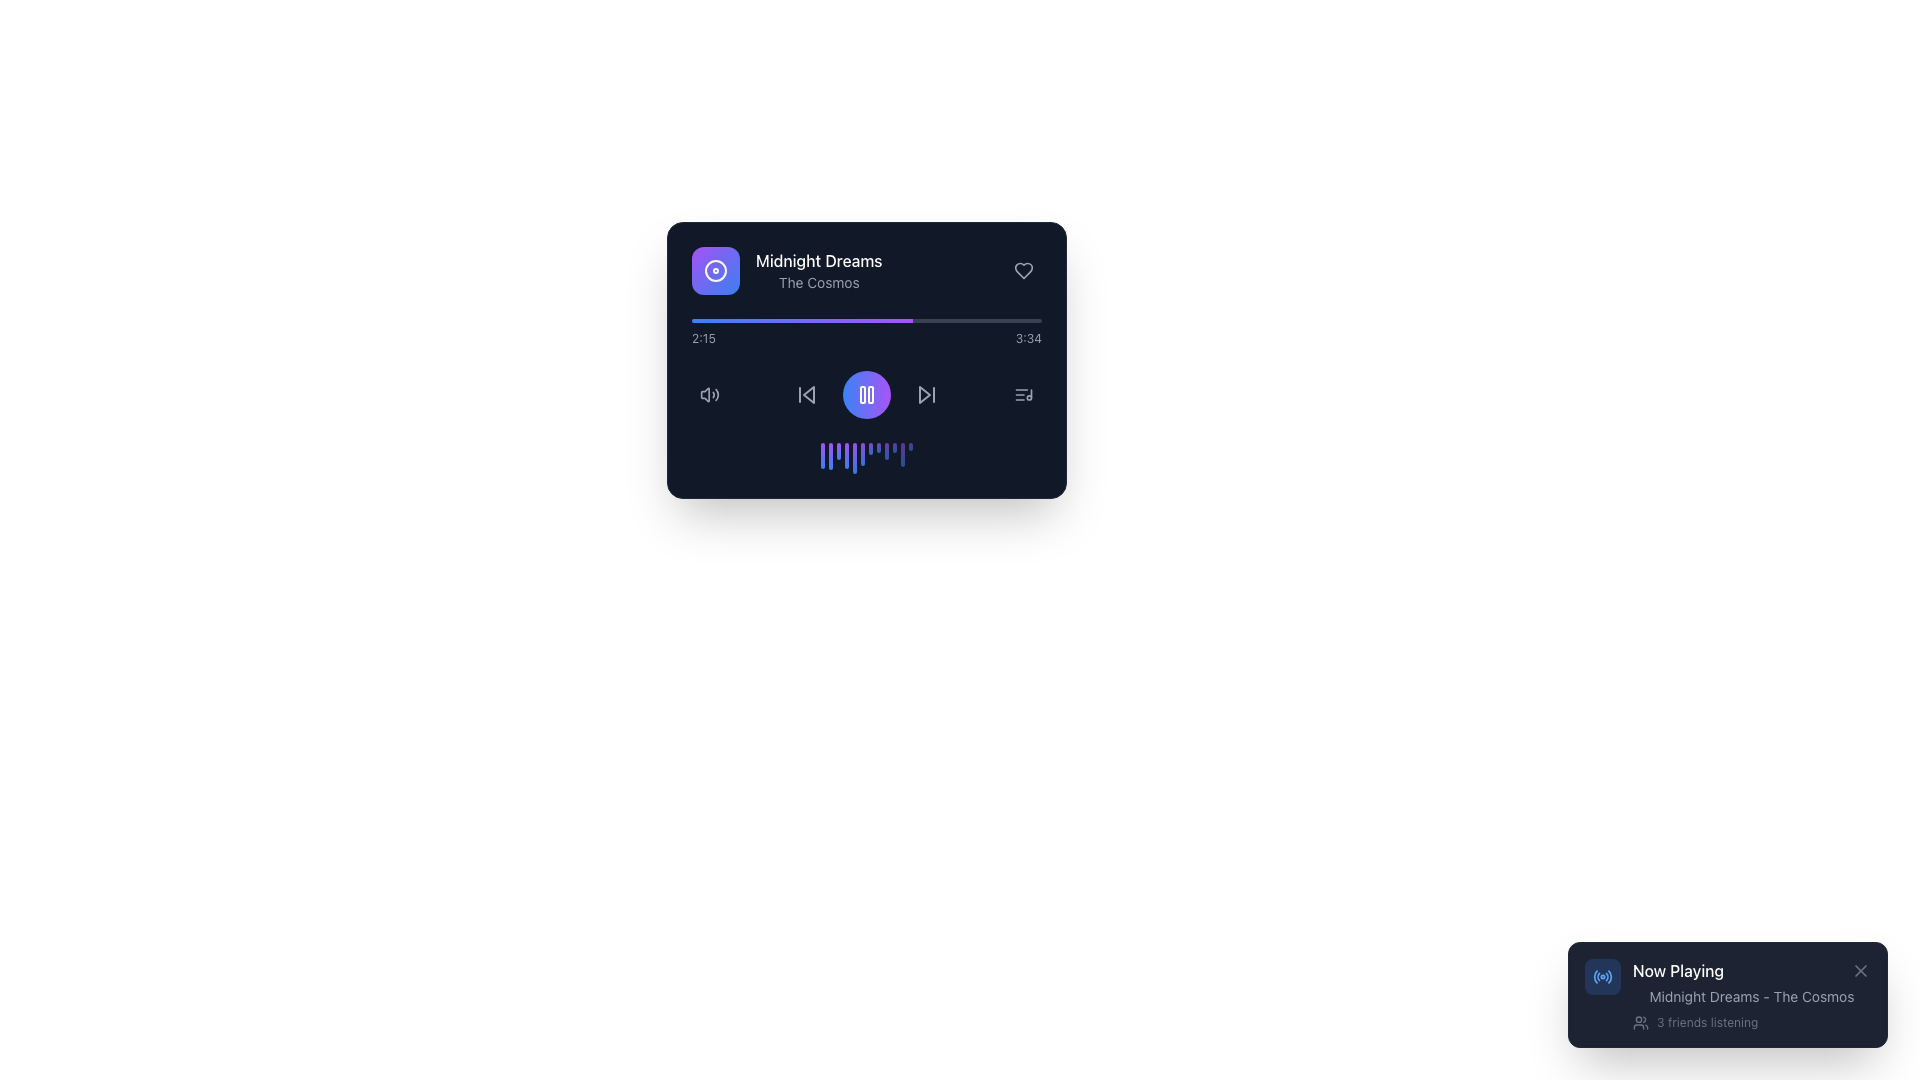 The height and width of the screenshot is (1080, 1920). Describe the element at coordinates (821, 319) in the screenshot. I see `playback time` at that location.